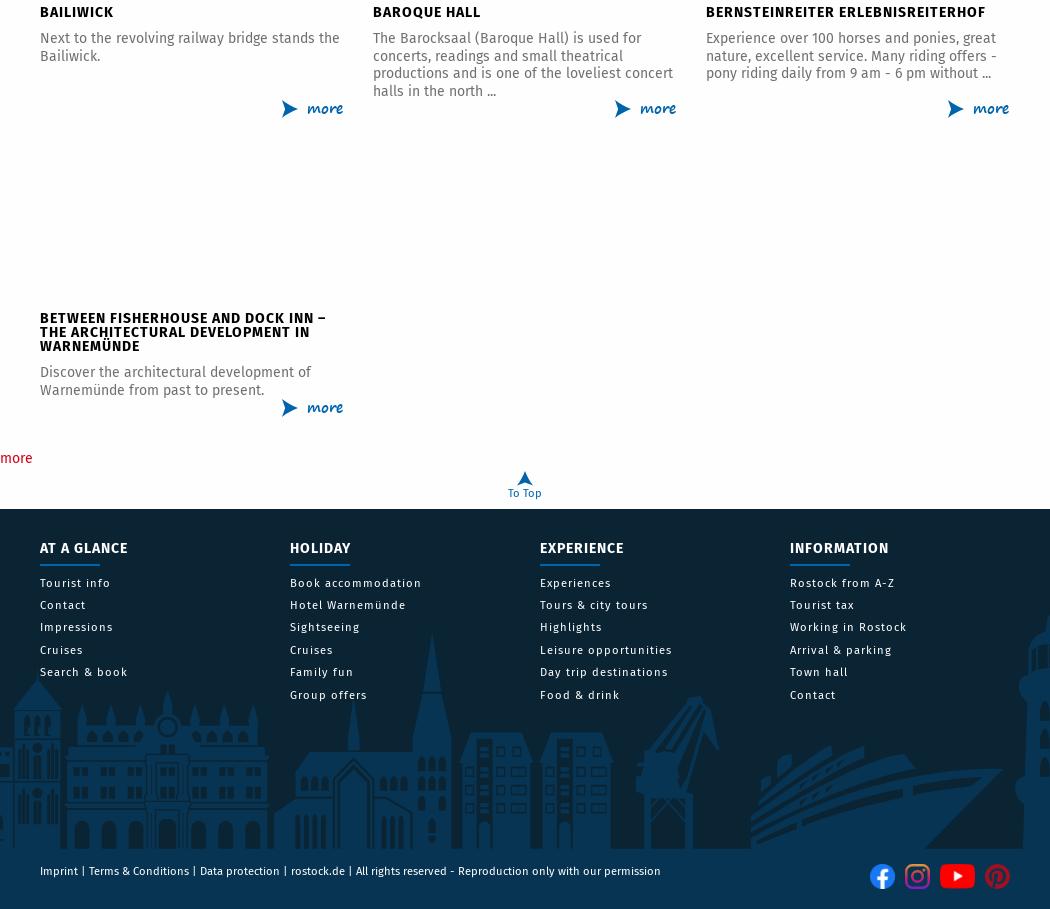 Image resolution: width=1050 pixels, height=909 pixels. What do you see at coordinates (346, 605) in the screenshot?
I see `'Hotel Warnemünde'` at bounding box center [346, 605].